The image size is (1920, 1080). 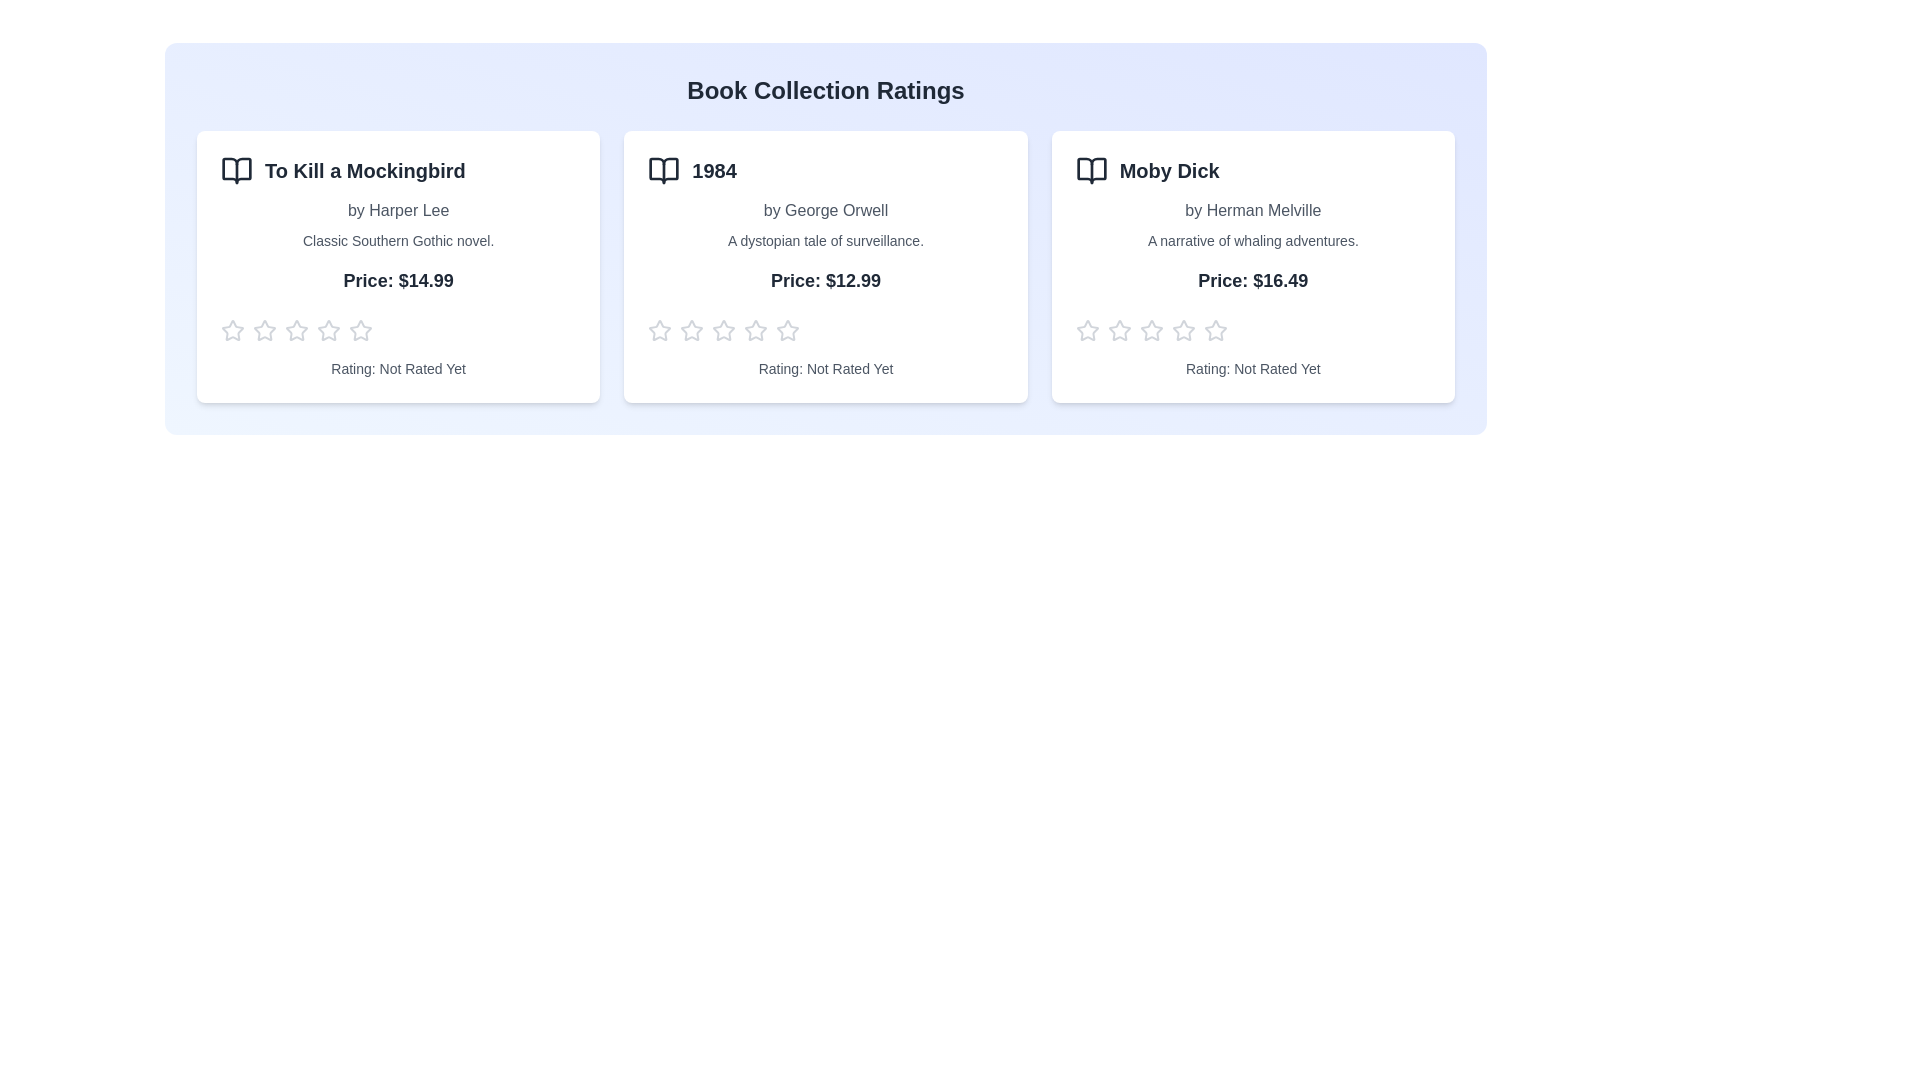 What do you see at coordinates (398, 265) in the screenshot?
I see `the book card to focus on its description` at bounding box center [398, 265].